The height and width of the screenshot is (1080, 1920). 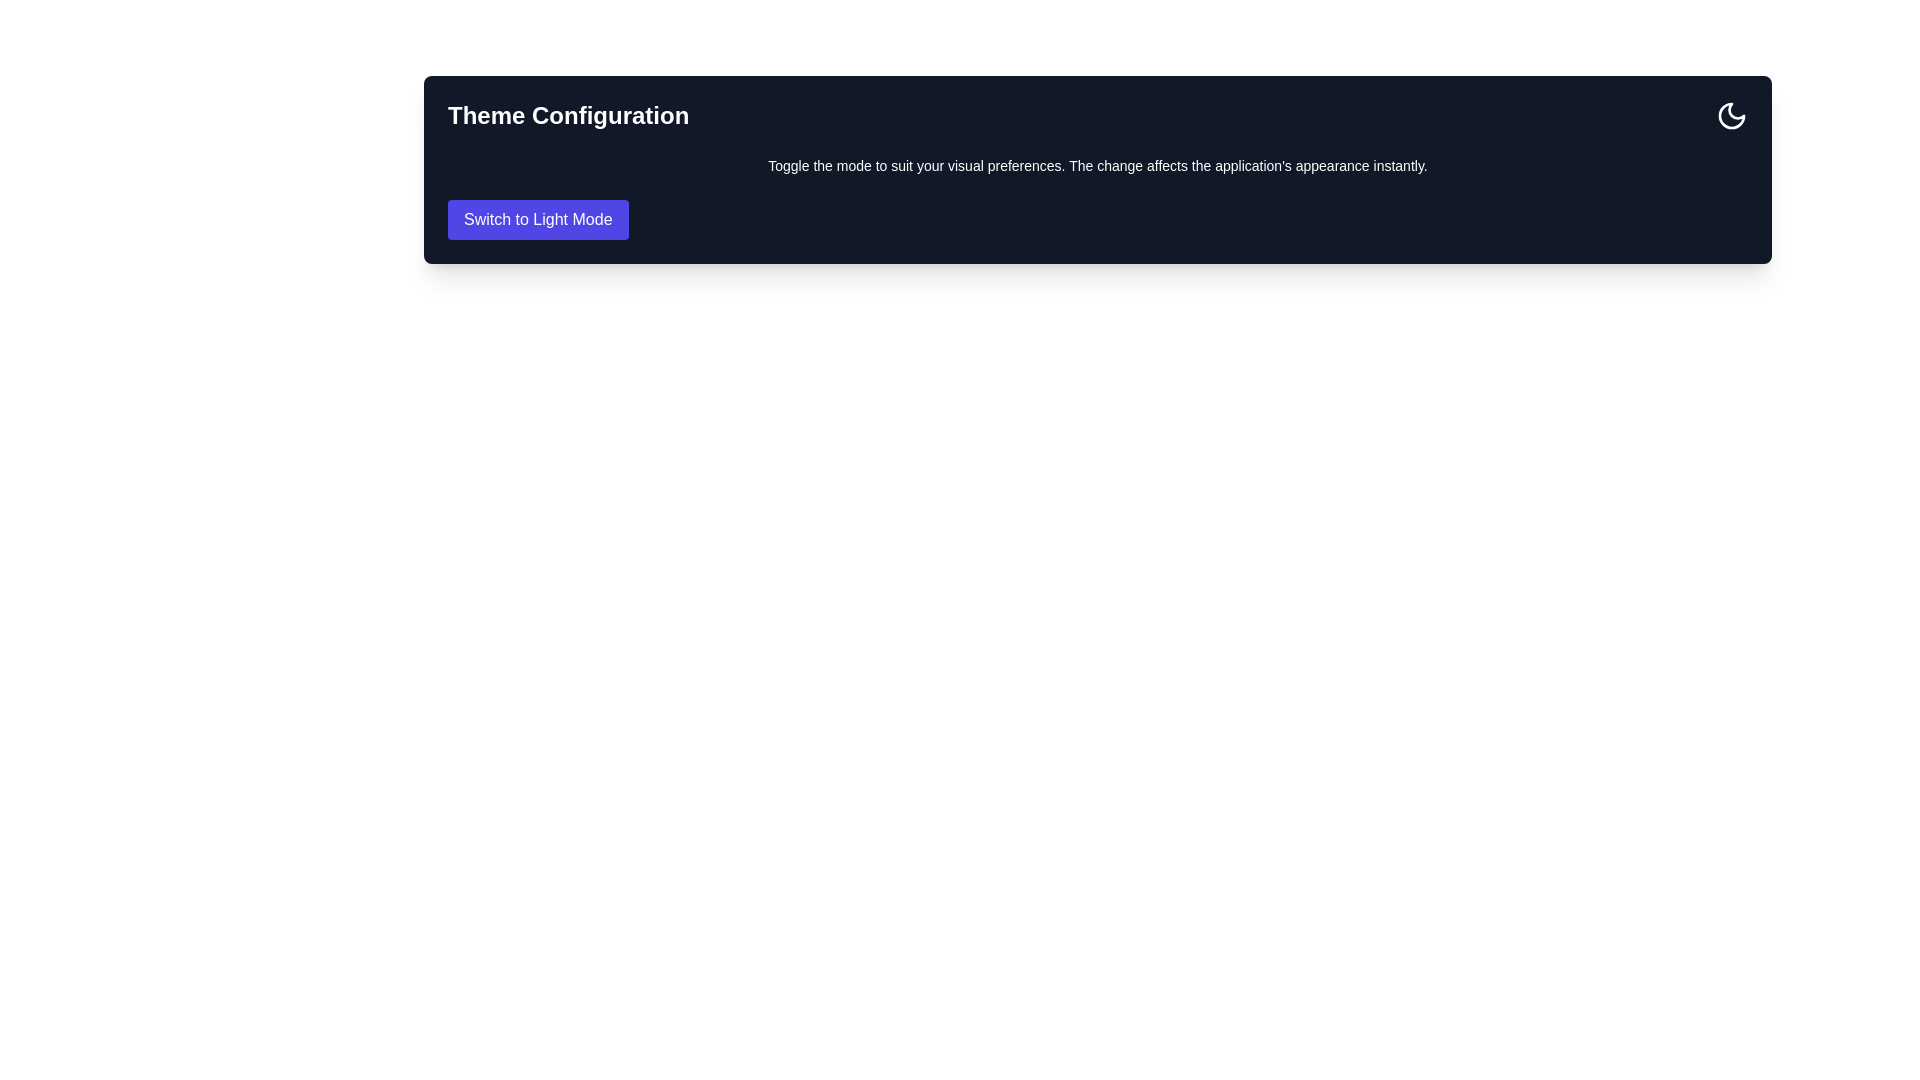 I want to click on the 'Switch to Light Mode' button, which is a vibrant indigo rectangular button with rounded corners located at the bottom left of the 'Theme Configuration' panel, to observe the color change, so click(x=538, y=219).